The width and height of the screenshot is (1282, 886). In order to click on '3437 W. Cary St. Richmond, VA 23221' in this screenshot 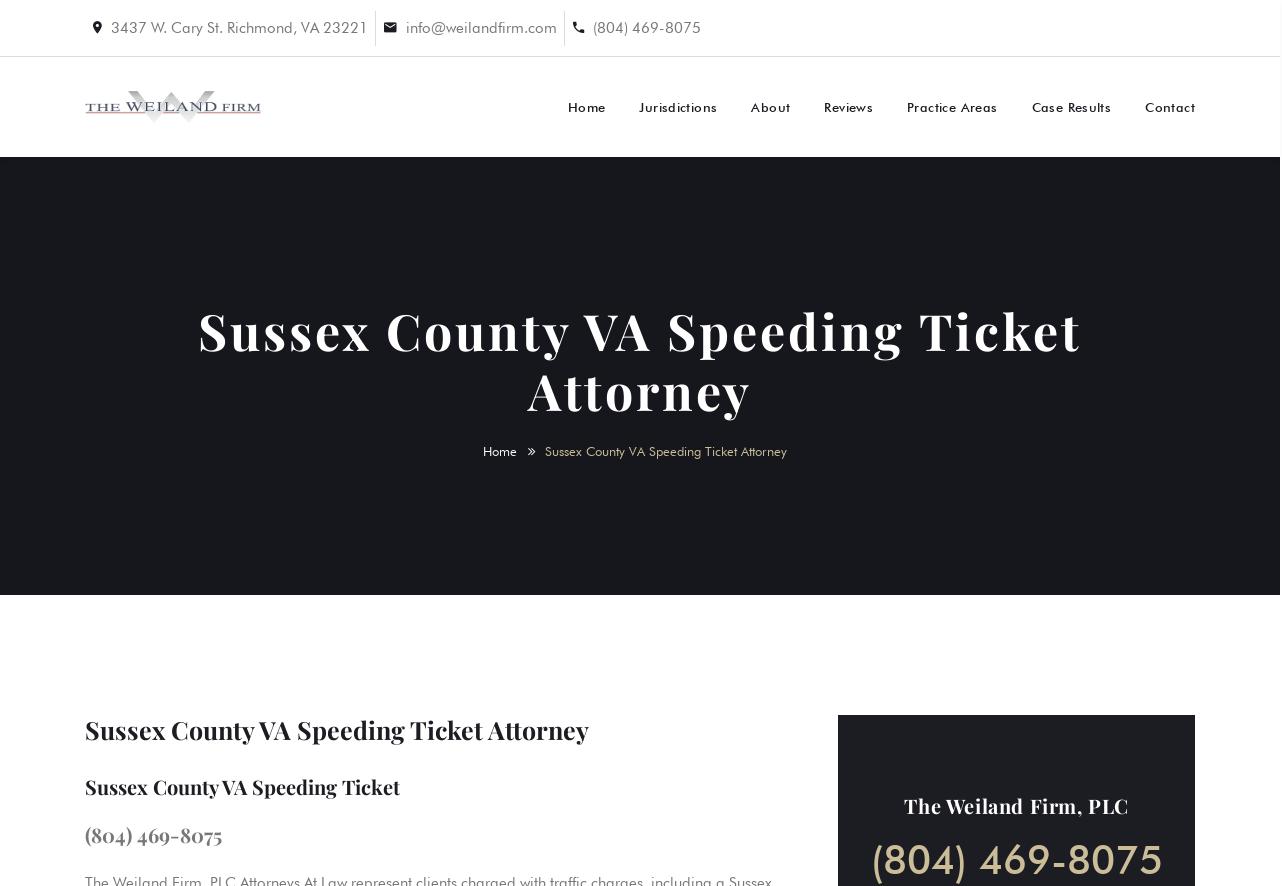, I will do `click(239, 27)`.